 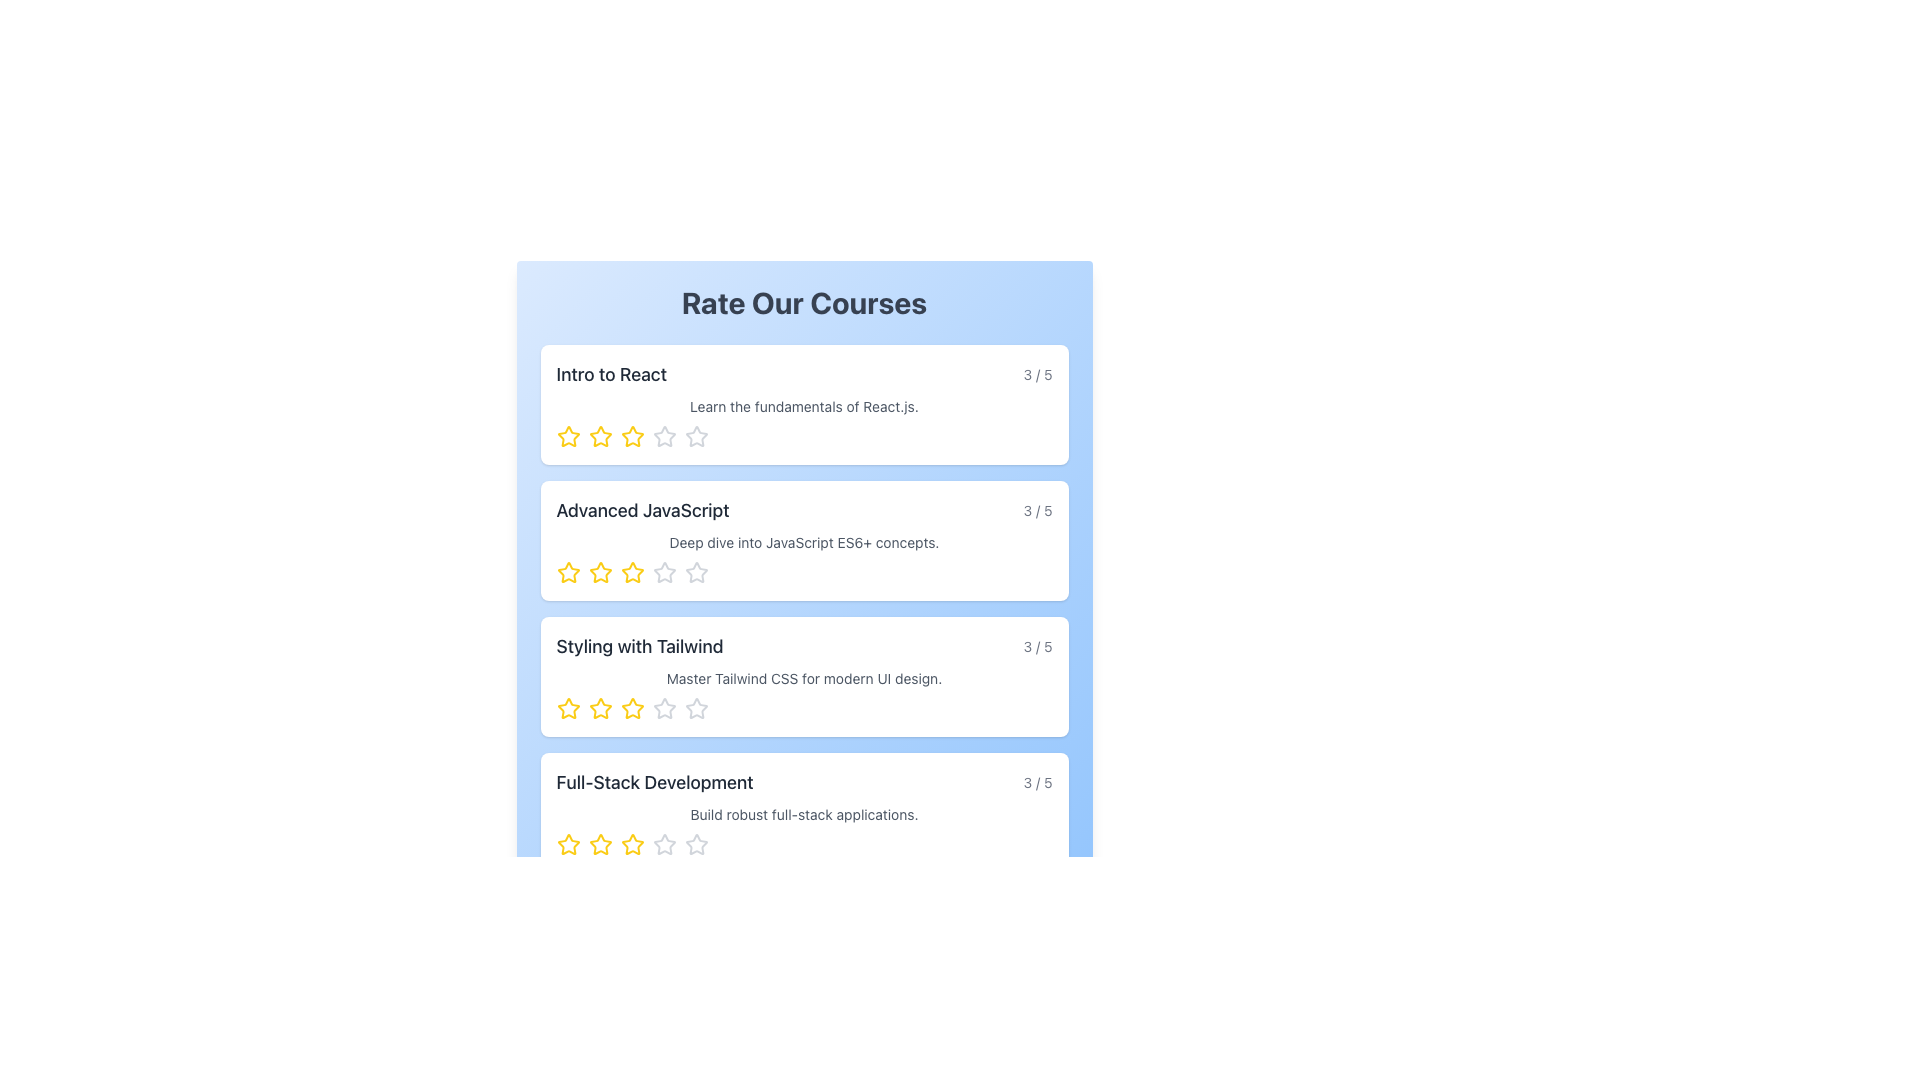 What do you see at coordinates (631, 573) in the screenshot?
I see `the third rating star icon to provide a rating for the 'Advanced JavaScript' course` at bounding box center [631, 573].